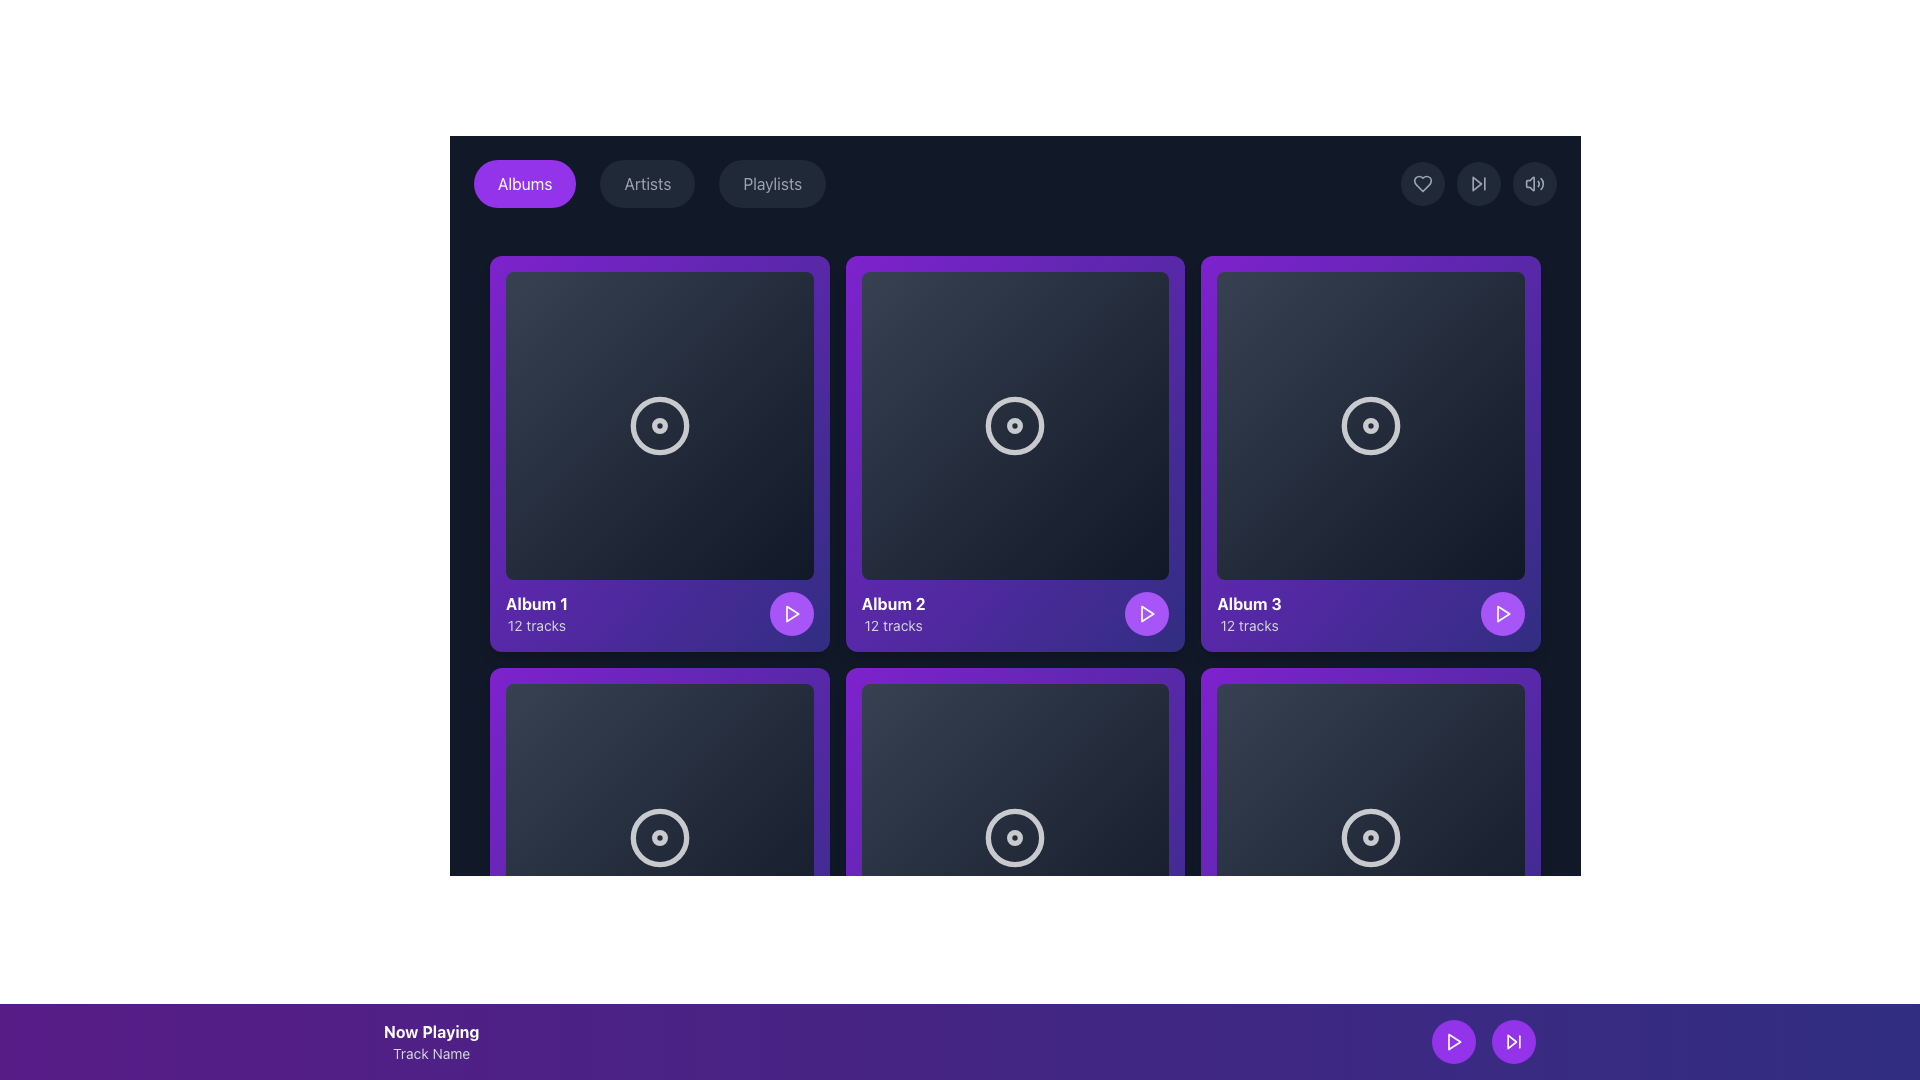 This screenshot has width=1920, height=1080. Describe the element at coordinates (647, 184) in the screenshot. I see `the 'Artists' button, which is the second button in a row of three horizontally aligned buttons, to observe visual feedback` at that location.